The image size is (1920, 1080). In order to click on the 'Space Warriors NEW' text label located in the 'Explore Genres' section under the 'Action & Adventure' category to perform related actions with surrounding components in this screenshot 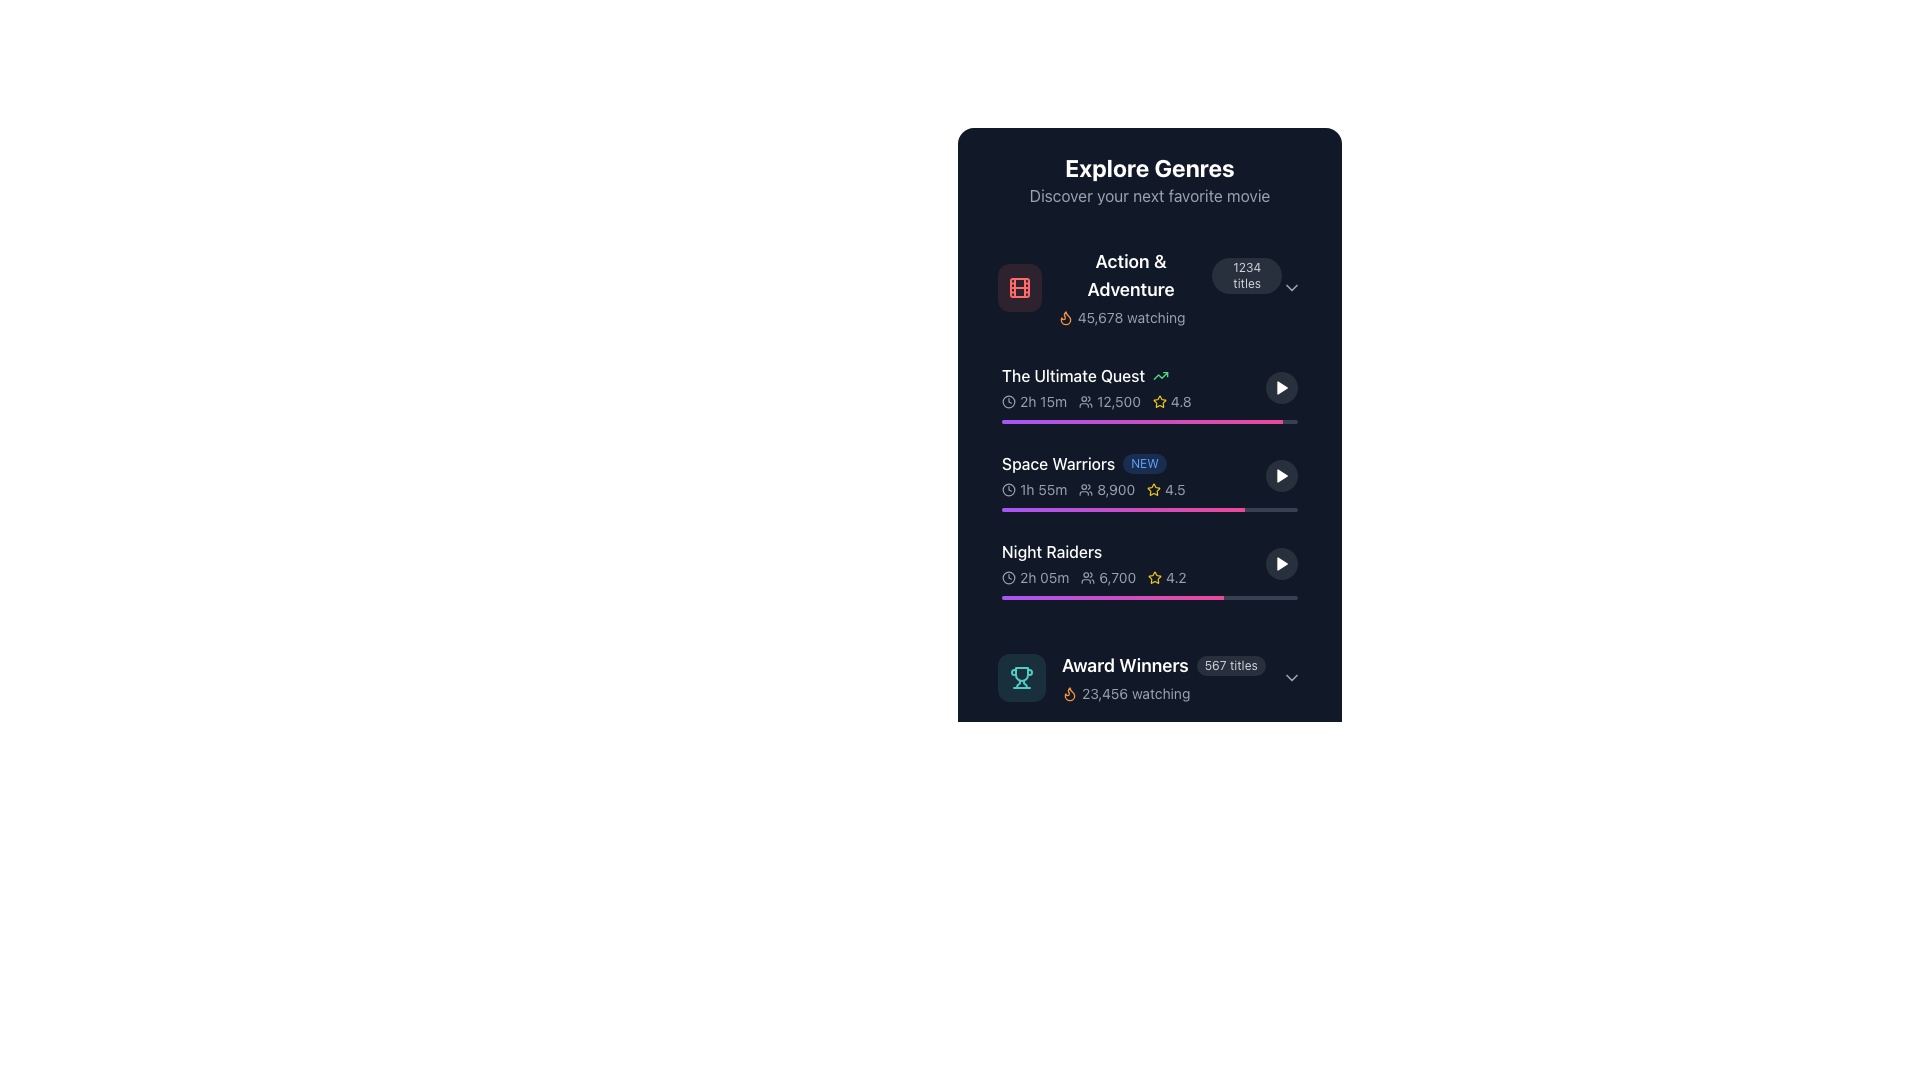, I will do `click(1133, 463)`.